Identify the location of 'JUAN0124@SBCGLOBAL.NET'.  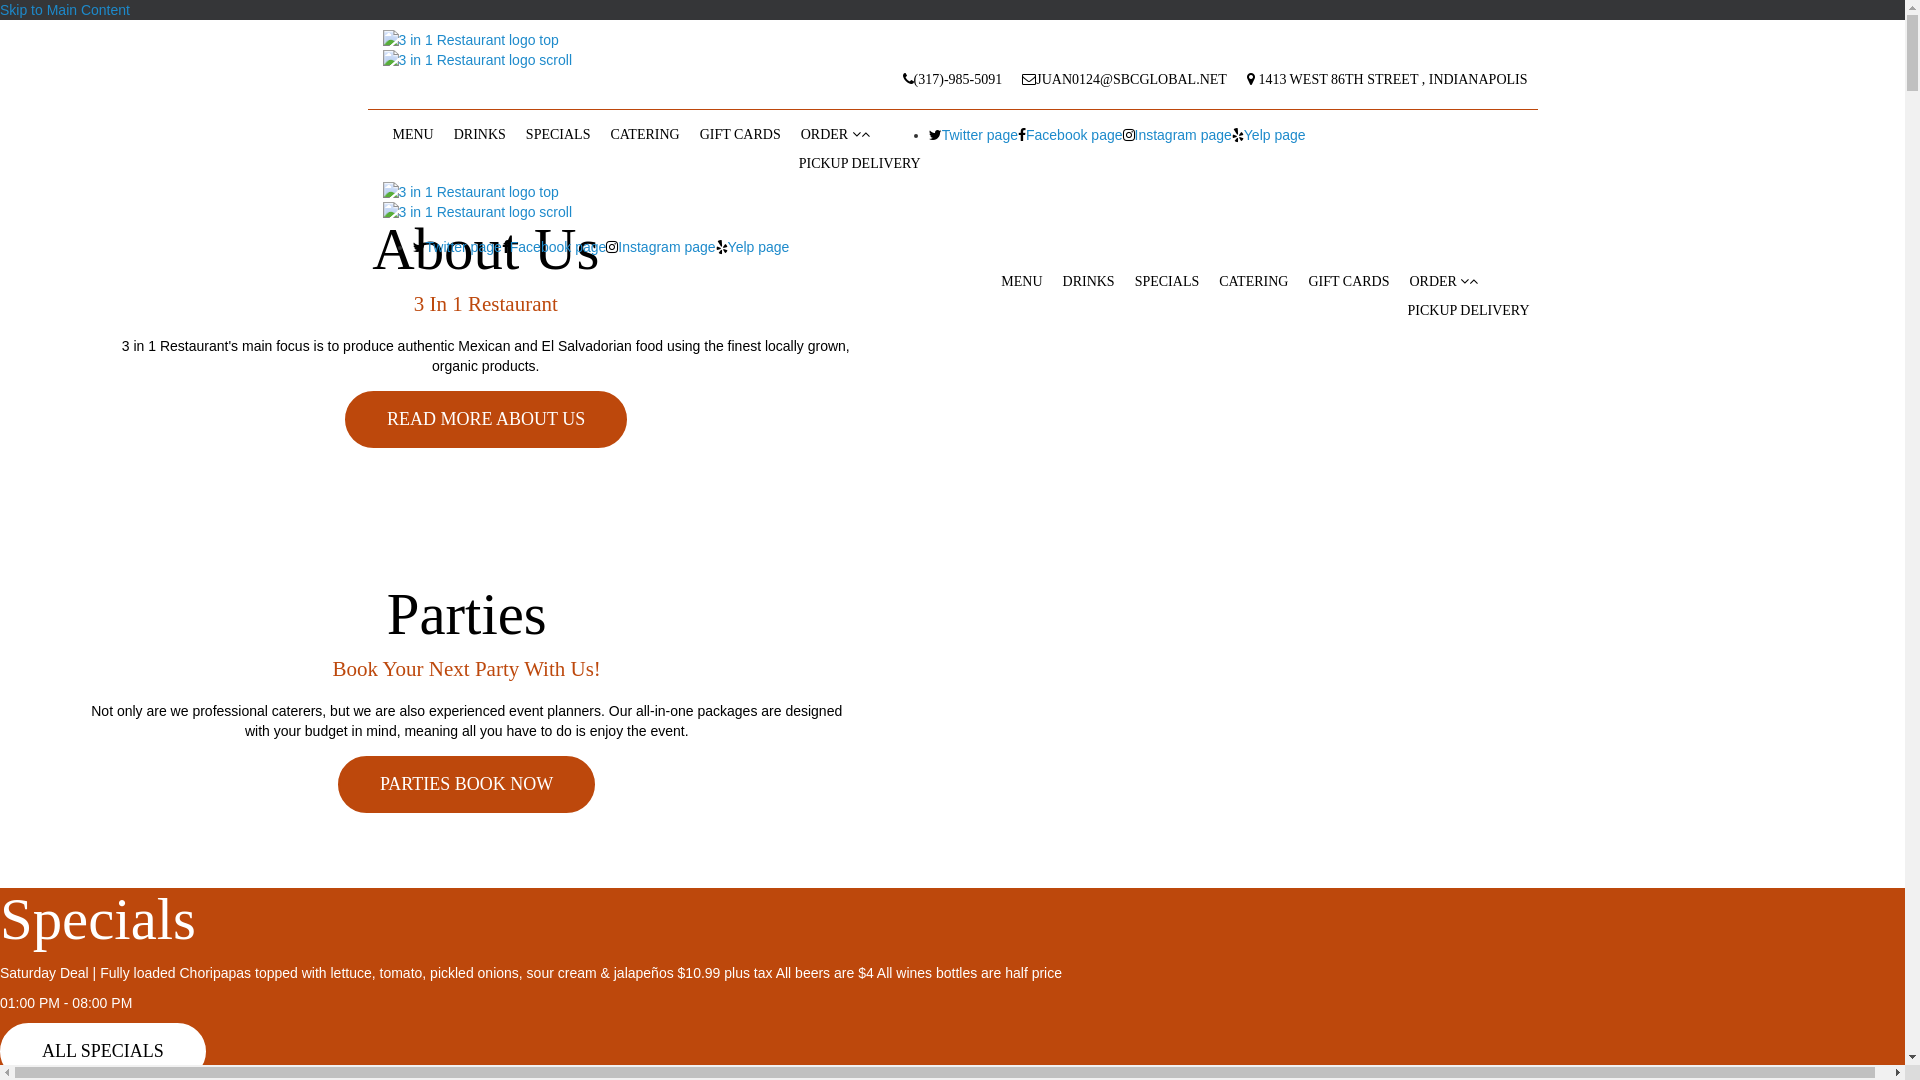
(1124, 79).